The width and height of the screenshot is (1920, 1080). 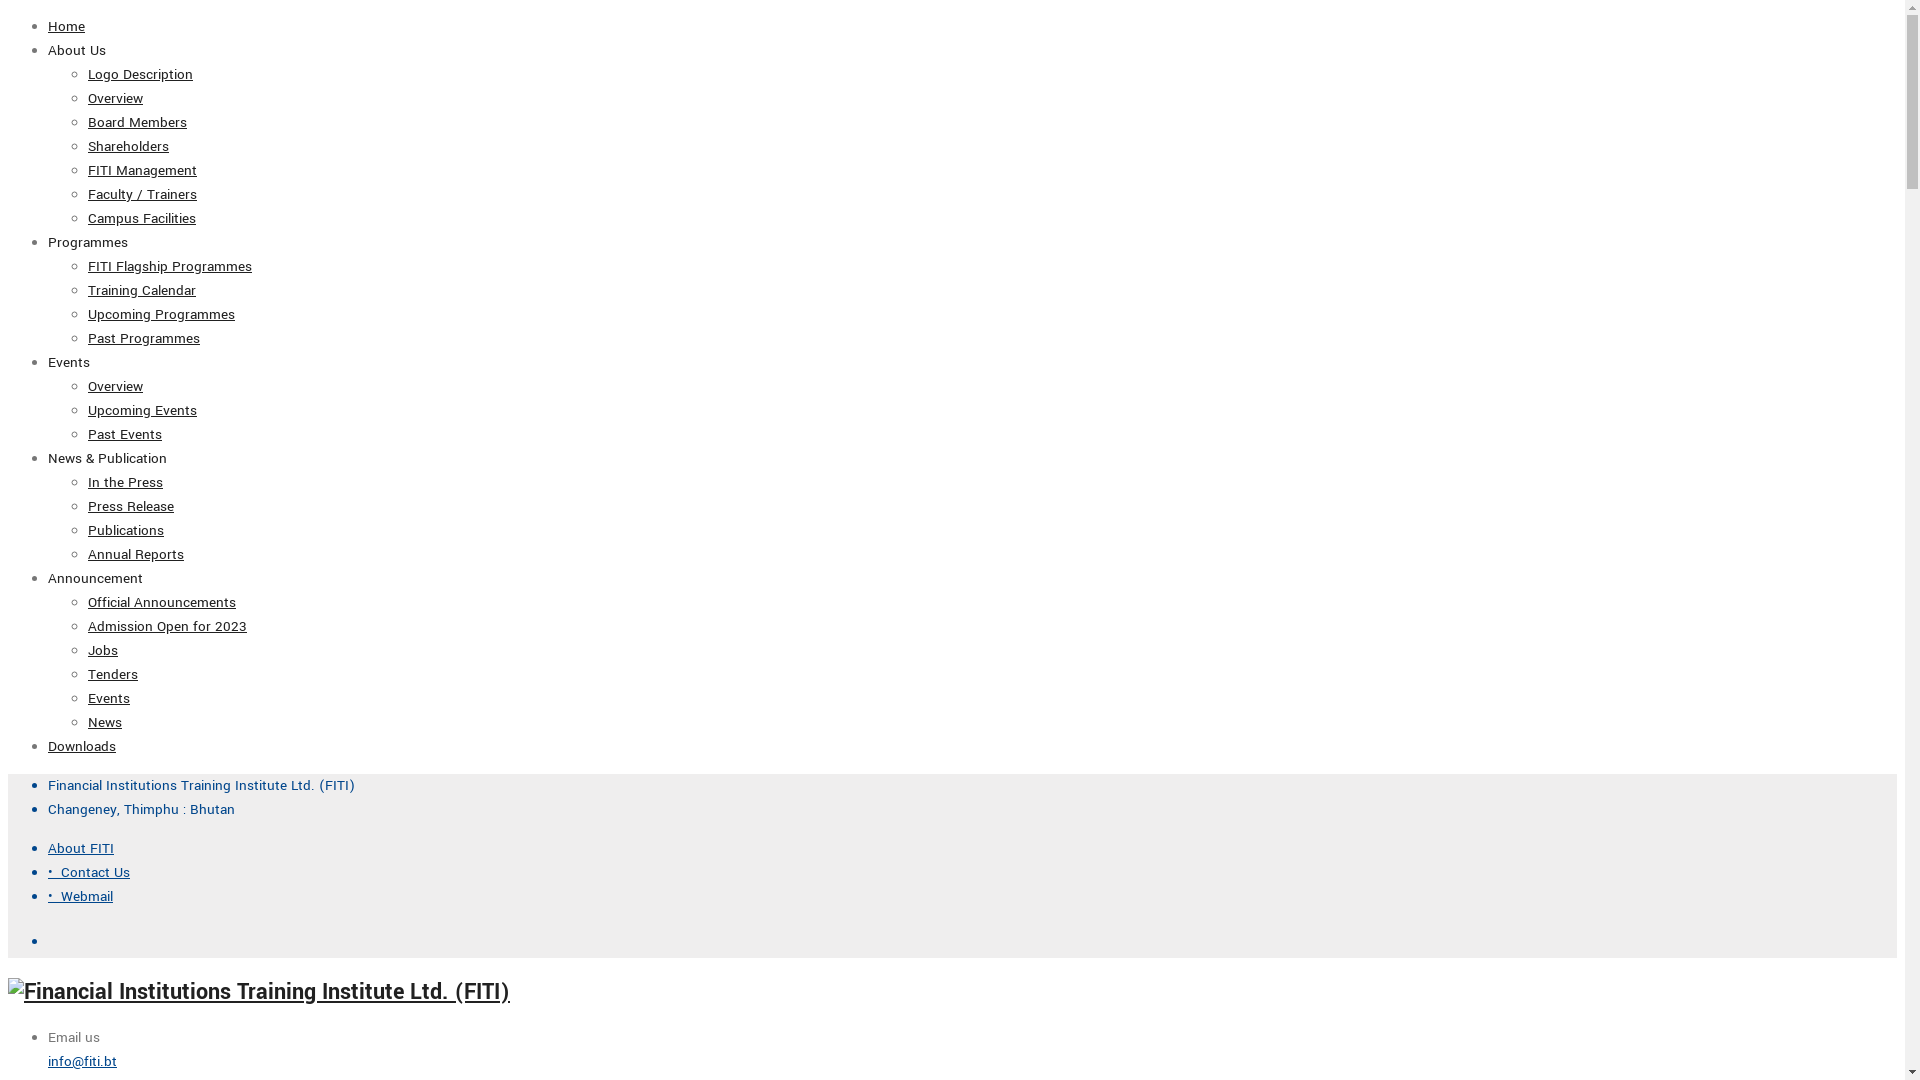 I want to click on 'Campus Facilities', so click(x=141, y=218).